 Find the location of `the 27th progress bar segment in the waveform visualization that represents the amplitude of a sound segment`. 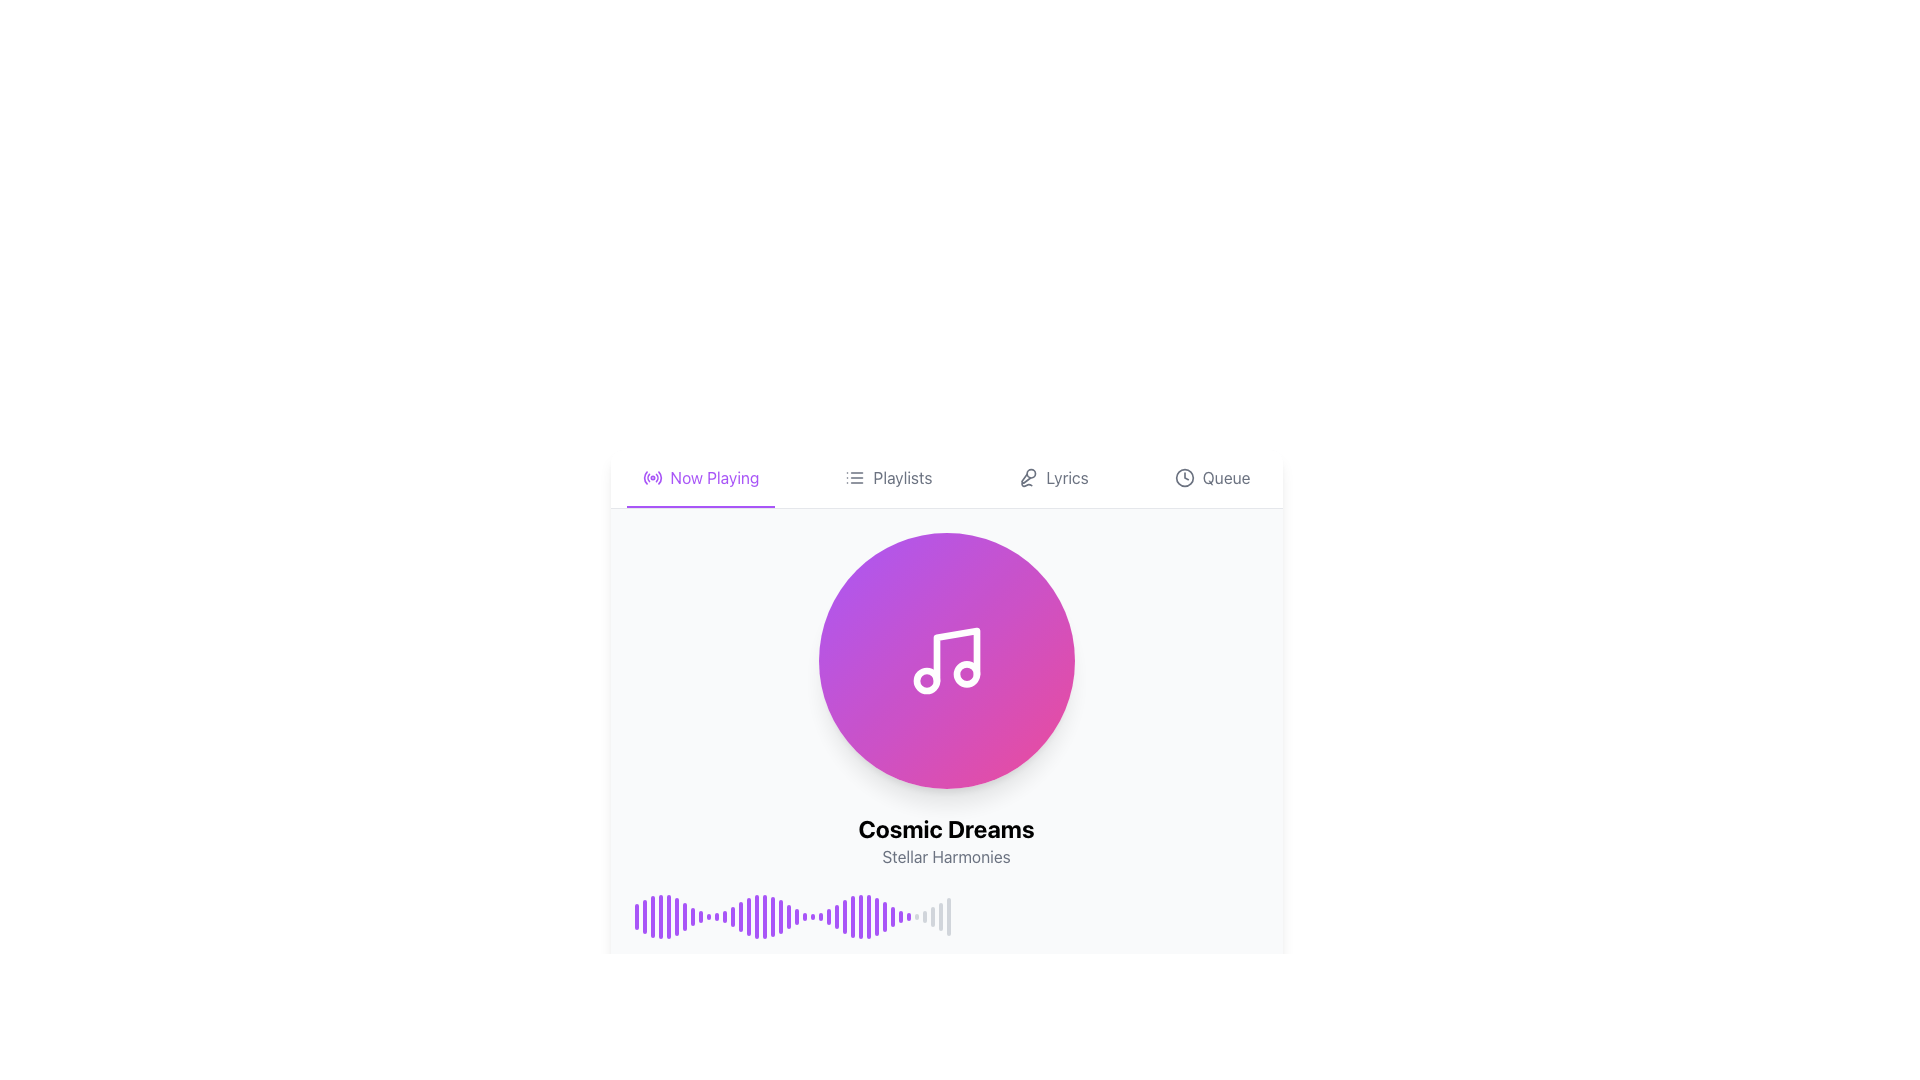

the 27th progress bar segment in the waveform visualization that represents the amplitude of a sound segment is located at coordinates (868, 917).